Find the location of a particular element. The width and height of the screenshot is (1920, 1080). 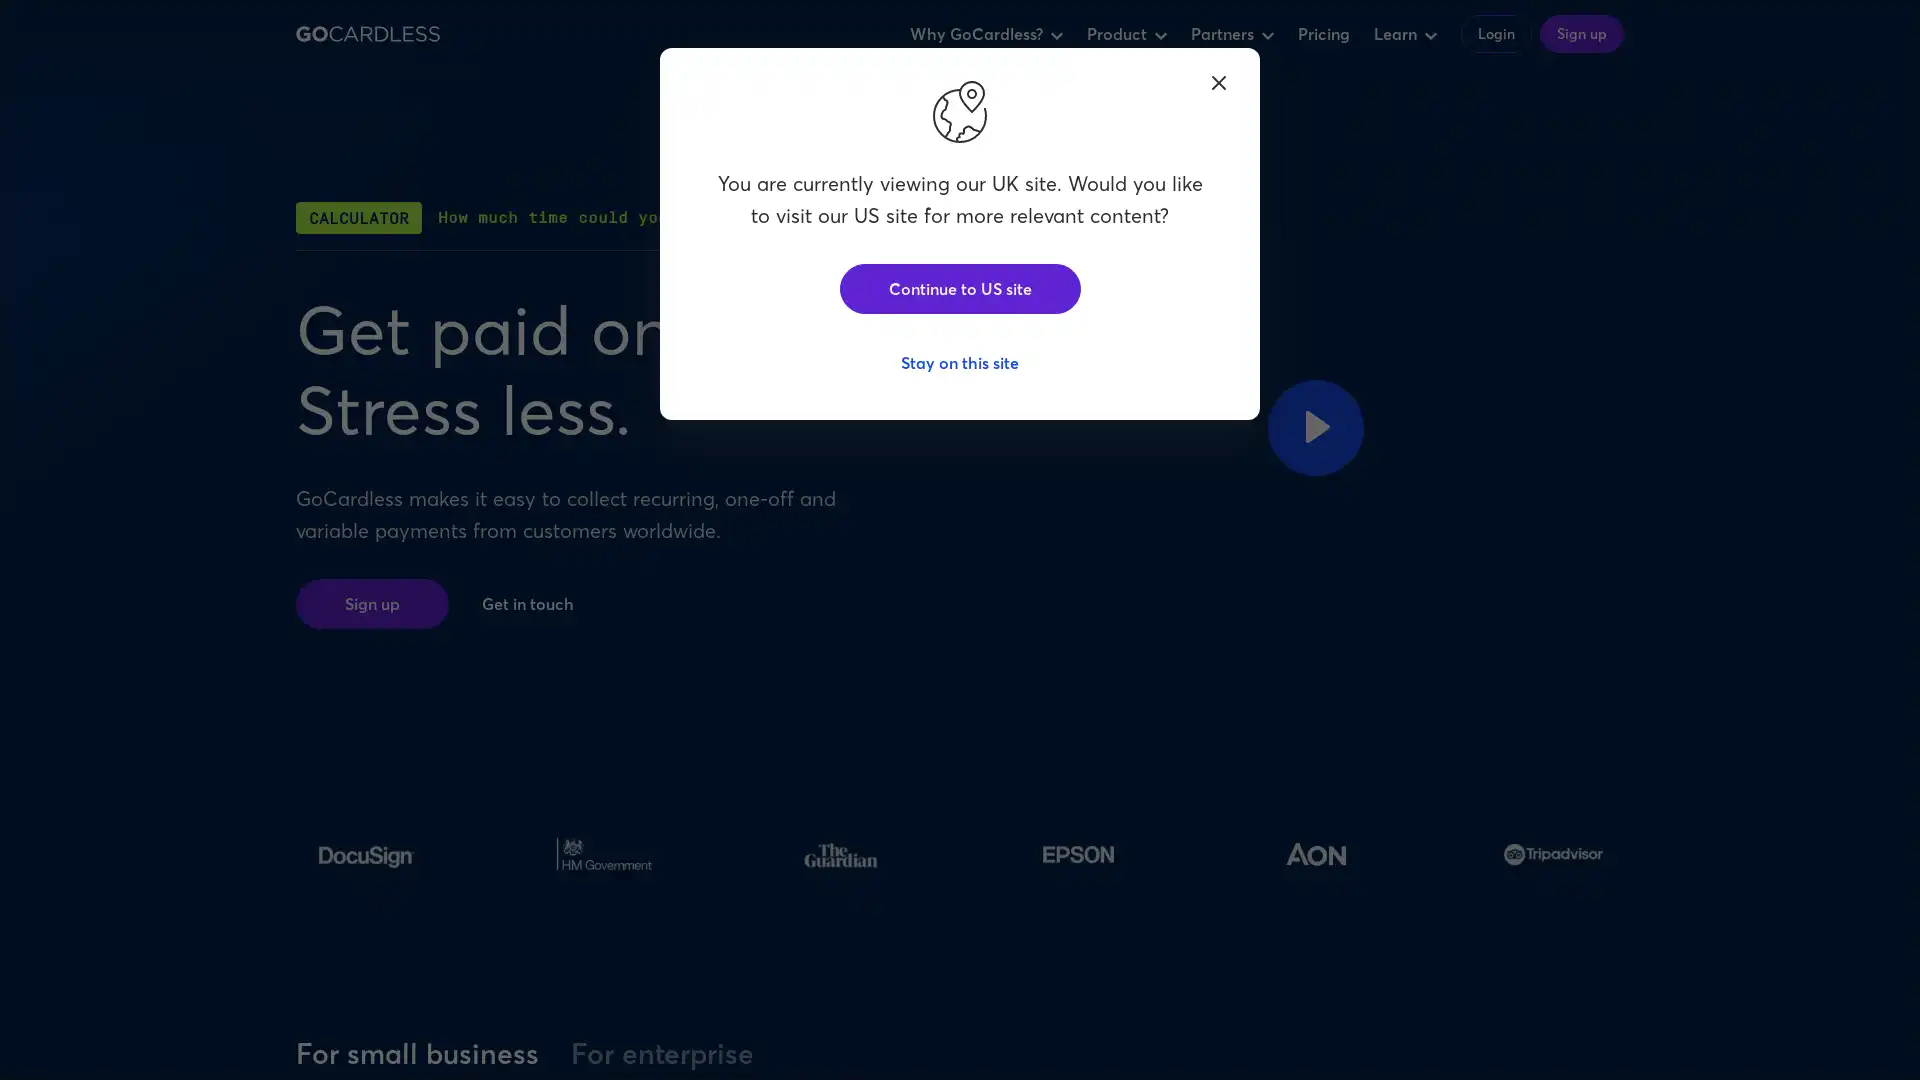

Why GoCardless? is located at coordinates (986, 34).